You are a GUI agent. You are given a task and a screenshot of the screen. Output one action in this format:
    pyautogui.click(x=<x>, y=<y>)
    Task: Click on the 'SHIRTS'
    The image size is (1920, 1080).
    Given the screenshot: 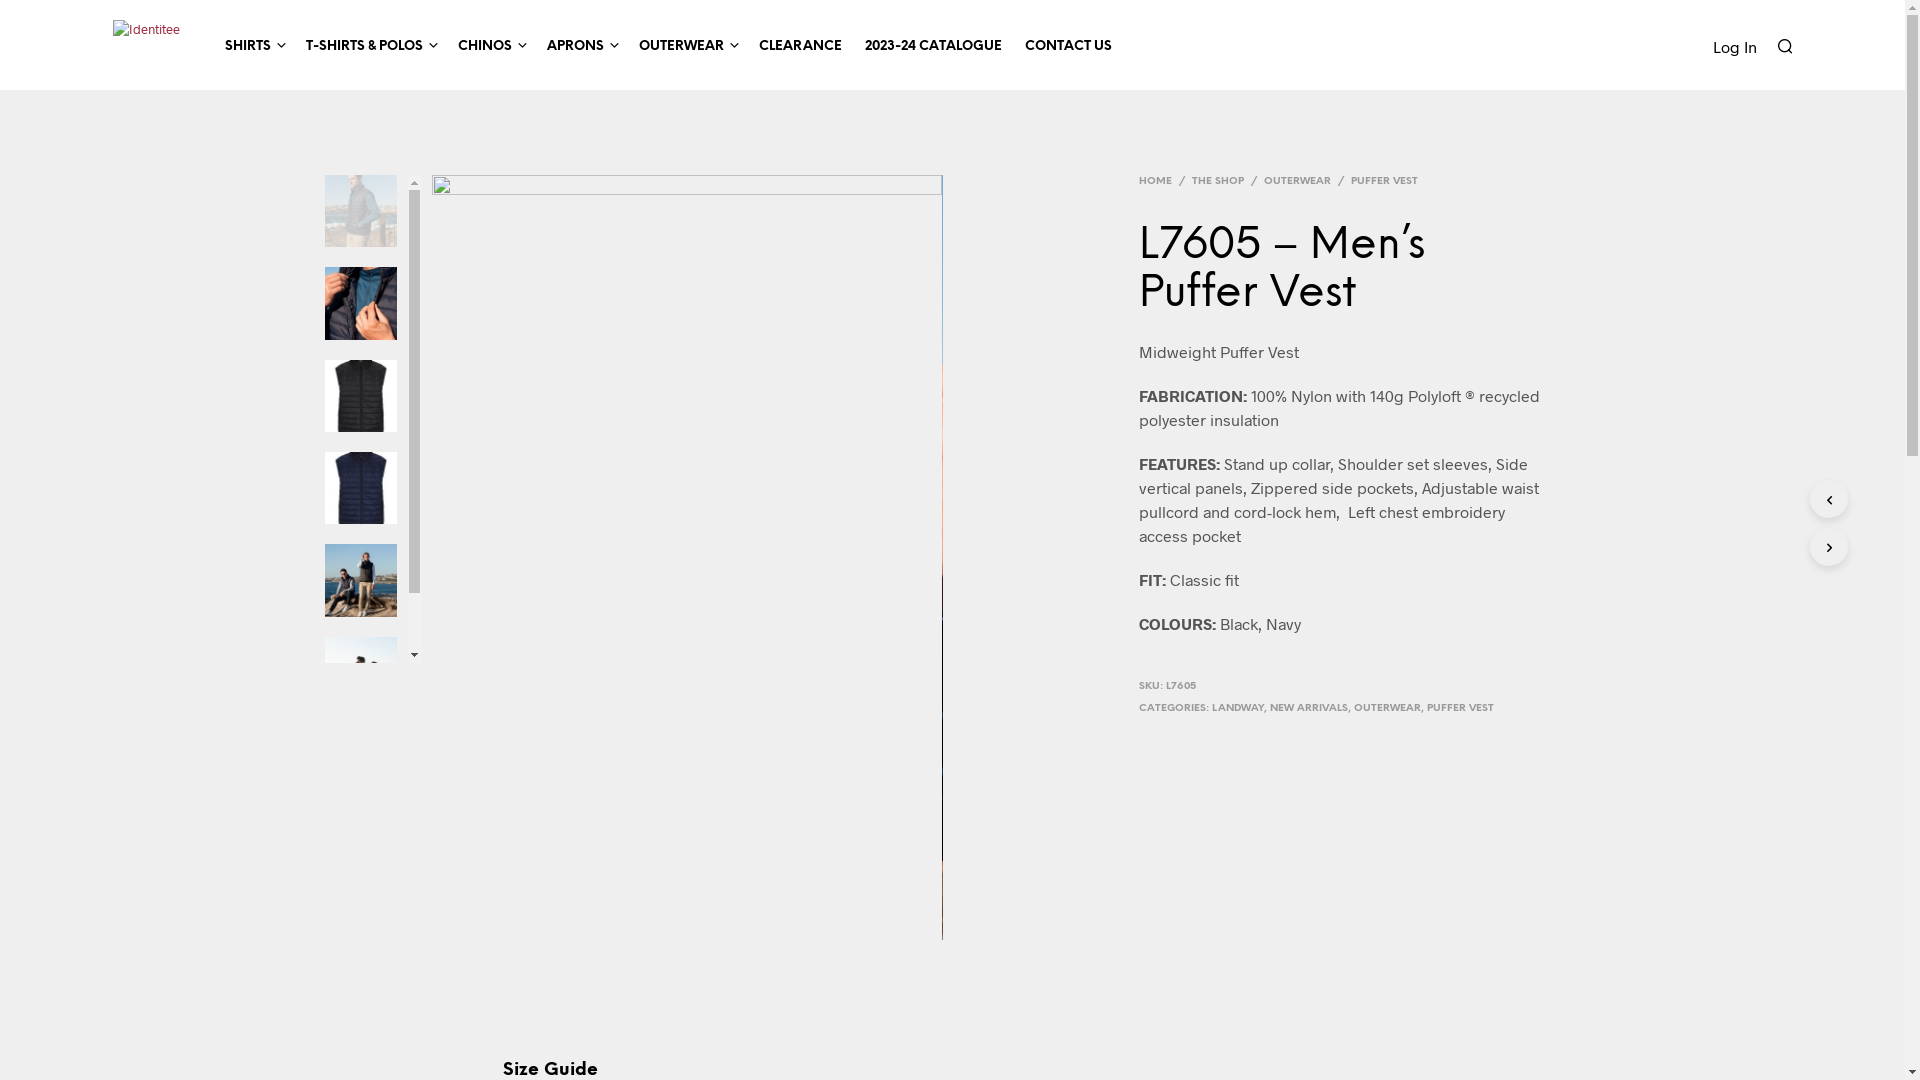 What is the action you would take?
    pyautogui.click(x=245, y=45)
    